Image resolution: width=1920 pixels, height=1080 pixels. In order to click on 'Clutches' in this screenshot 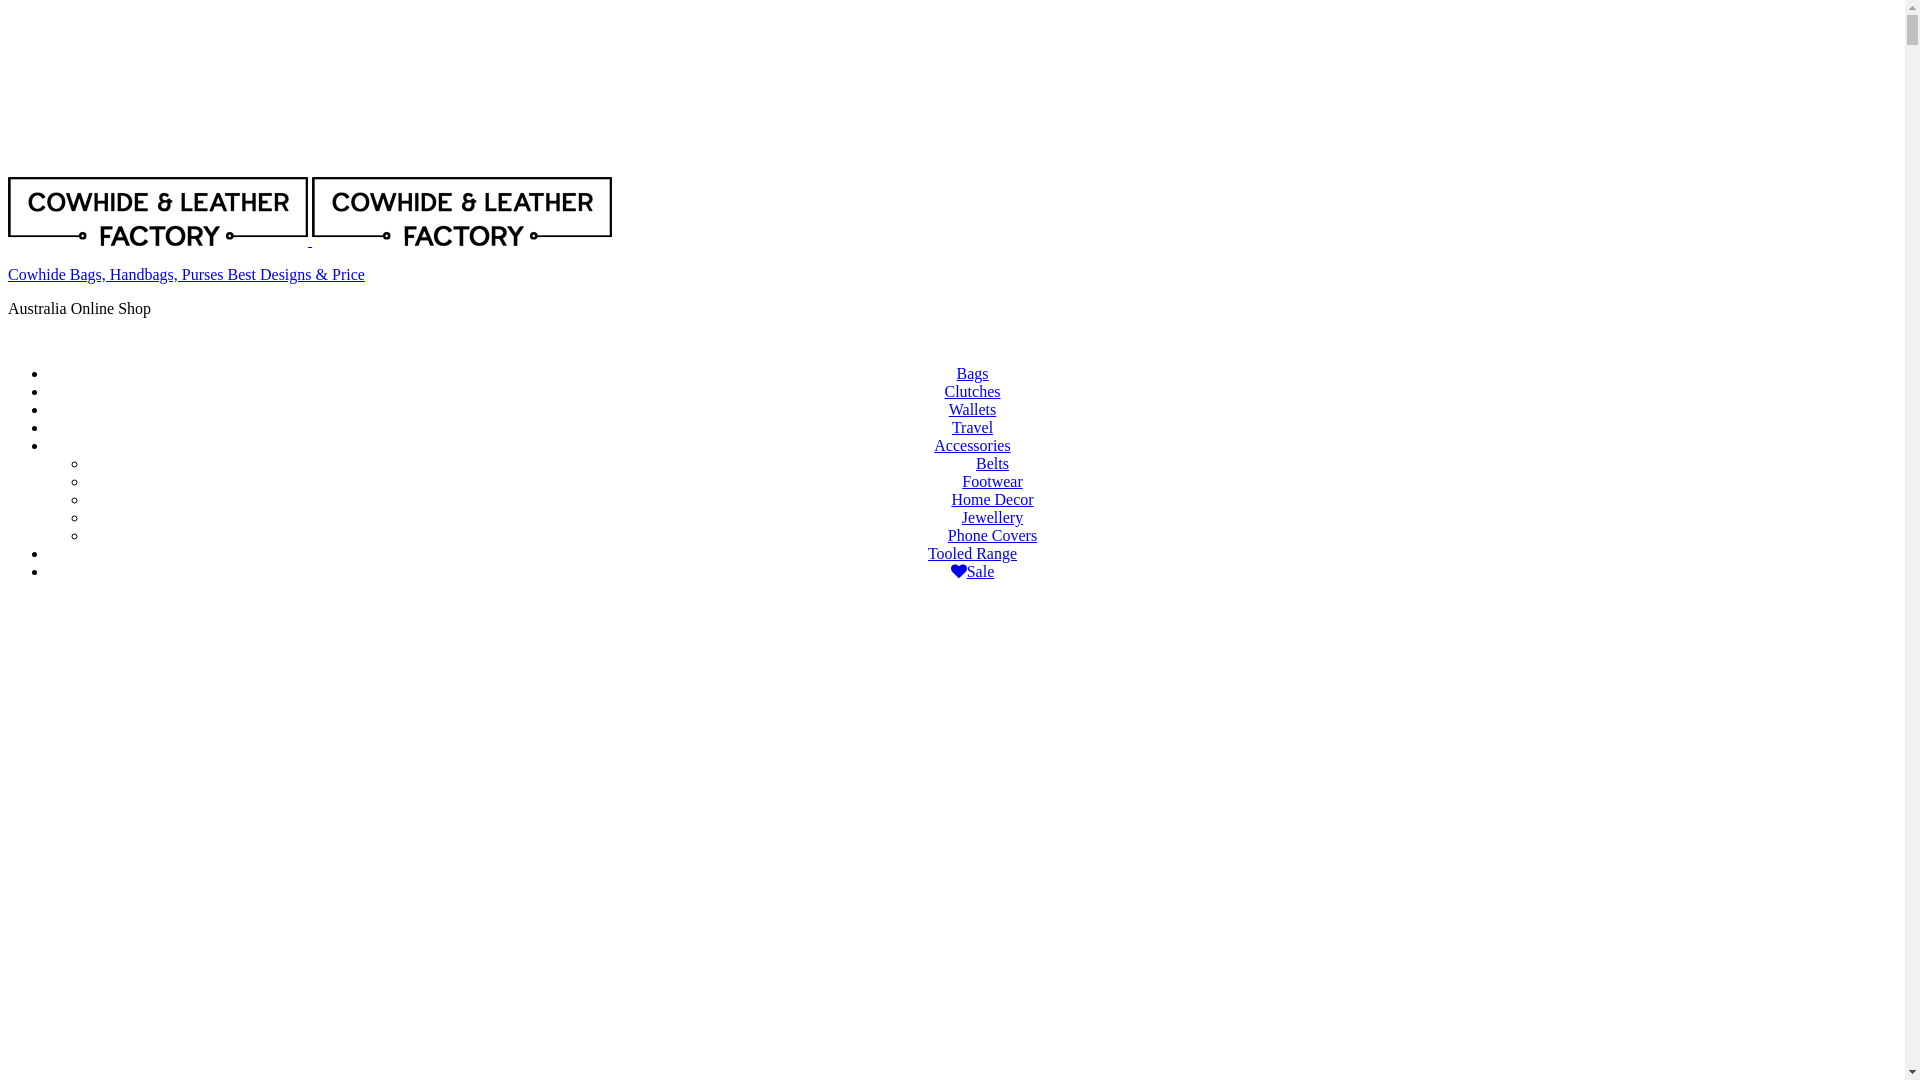, I will do `click(971, 391)`.